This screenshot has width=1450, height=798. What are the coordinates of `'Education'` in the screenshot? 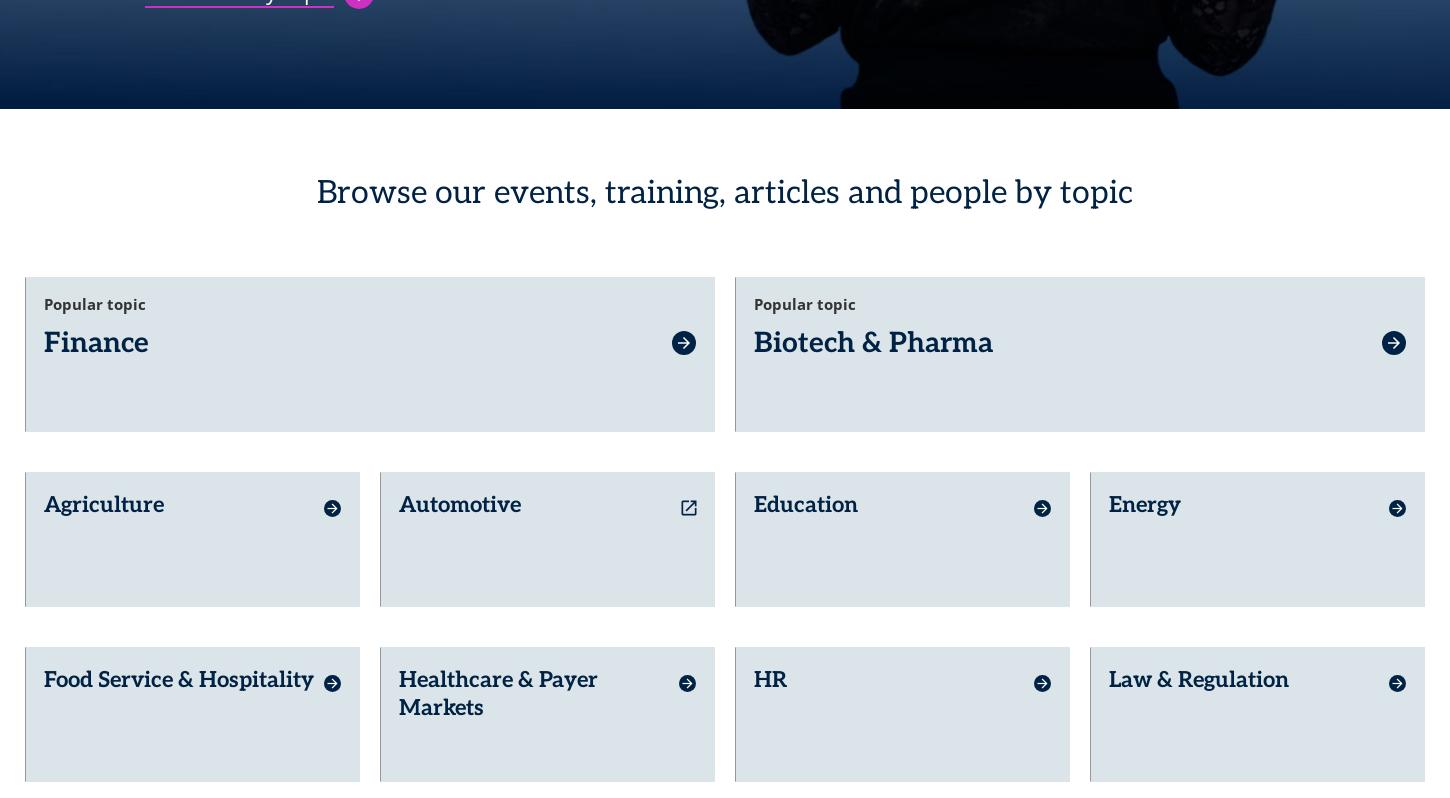 It's located at (806, 496).